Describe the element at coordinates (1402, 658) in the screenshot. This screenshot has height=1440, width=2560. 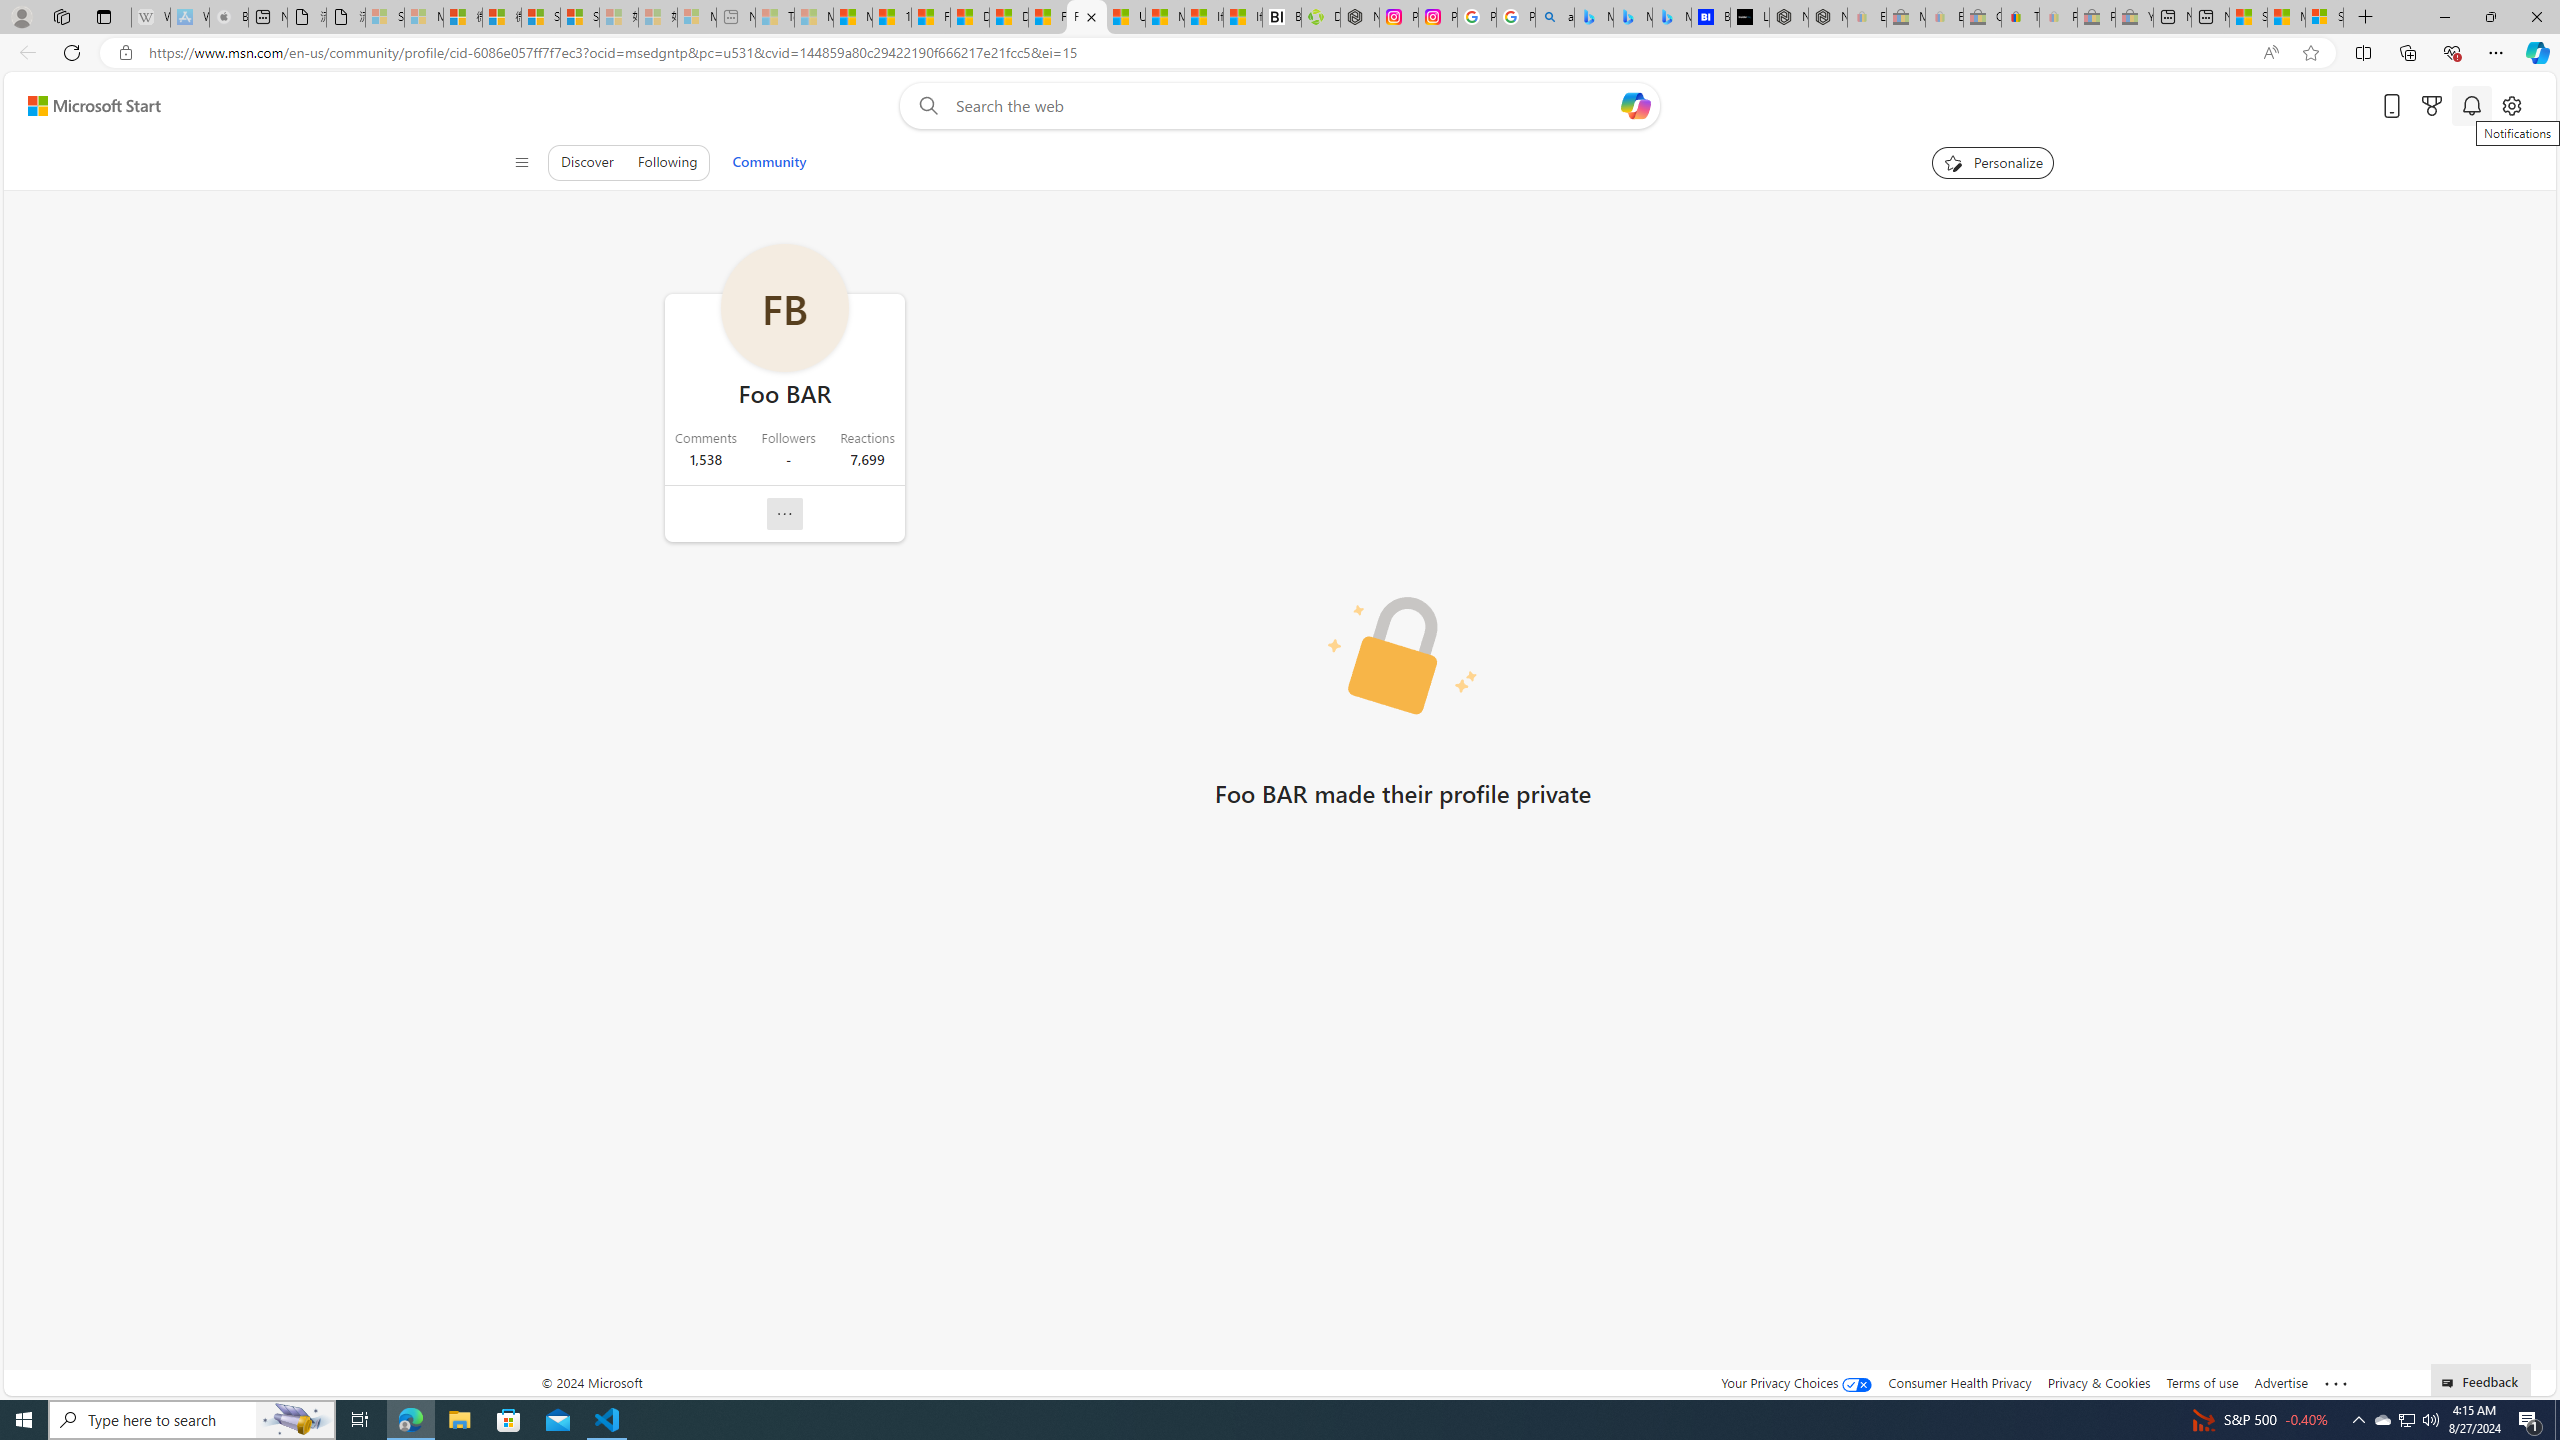
I see `'Private profile picture'` at that location.